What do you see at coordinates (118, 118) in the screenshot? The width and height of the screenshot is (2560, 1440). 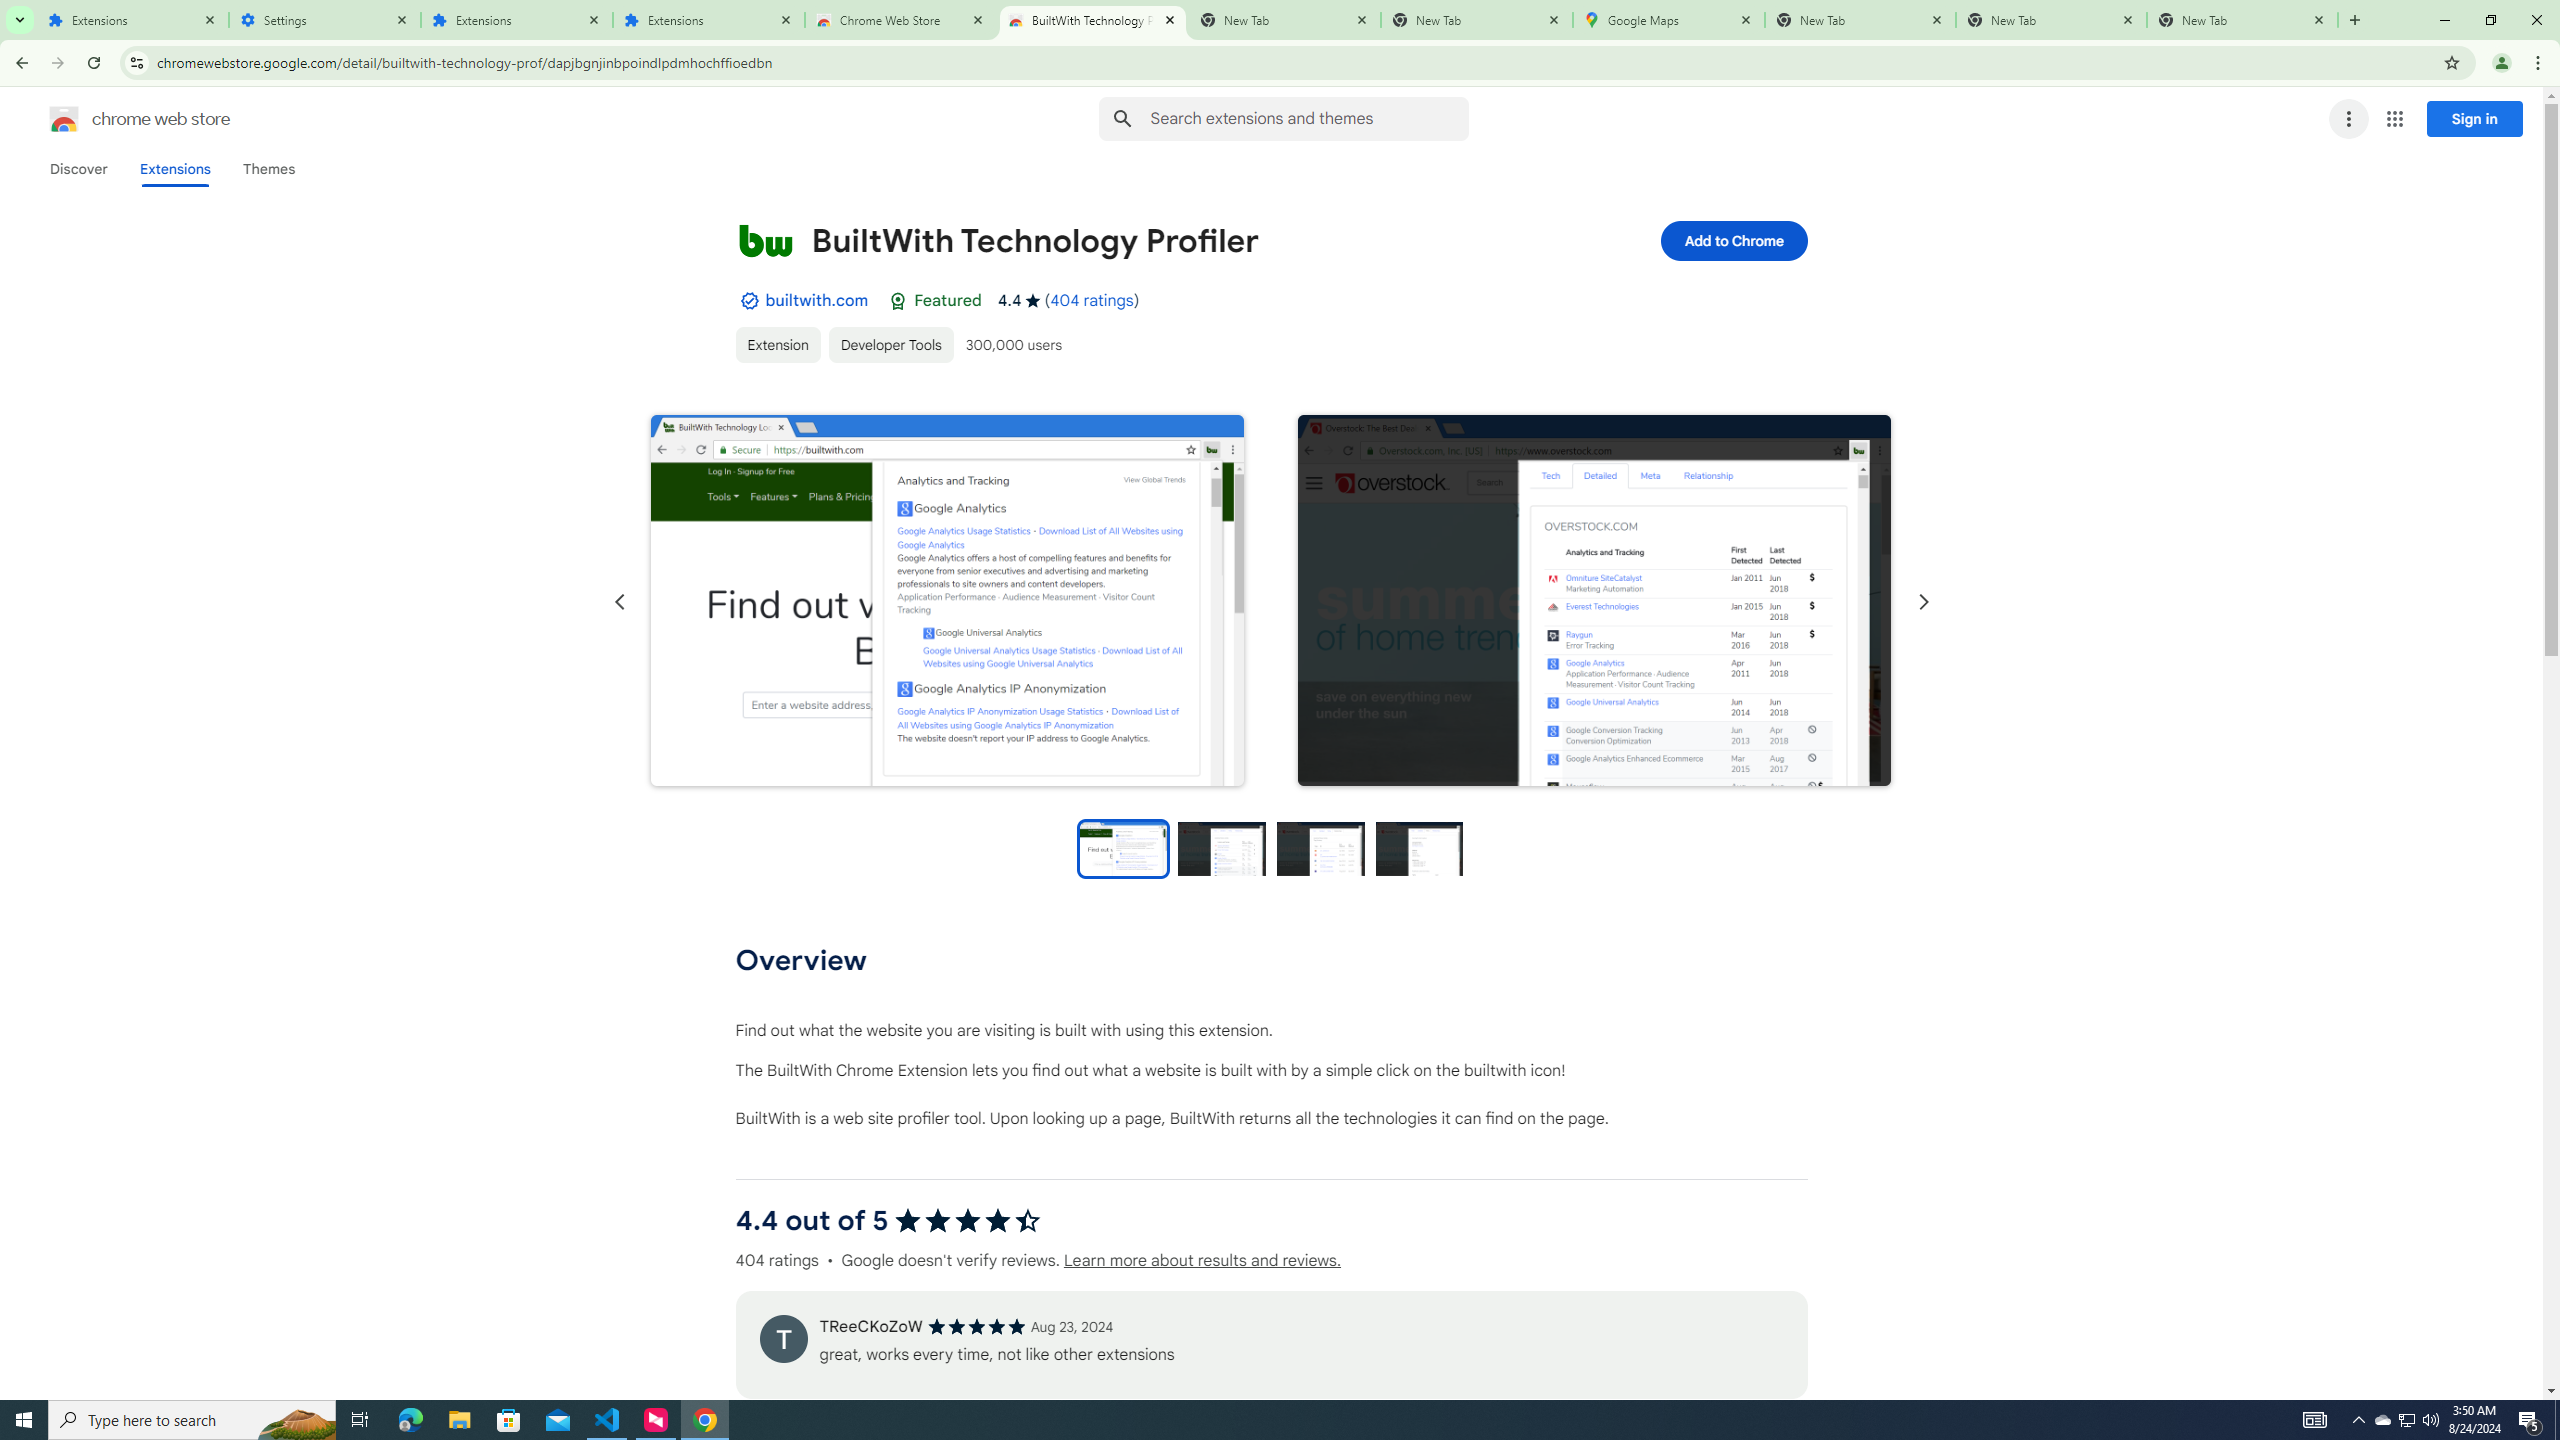 I see `'Chrome Web Store logo chrome web store'` at bounding box center [118, 118].